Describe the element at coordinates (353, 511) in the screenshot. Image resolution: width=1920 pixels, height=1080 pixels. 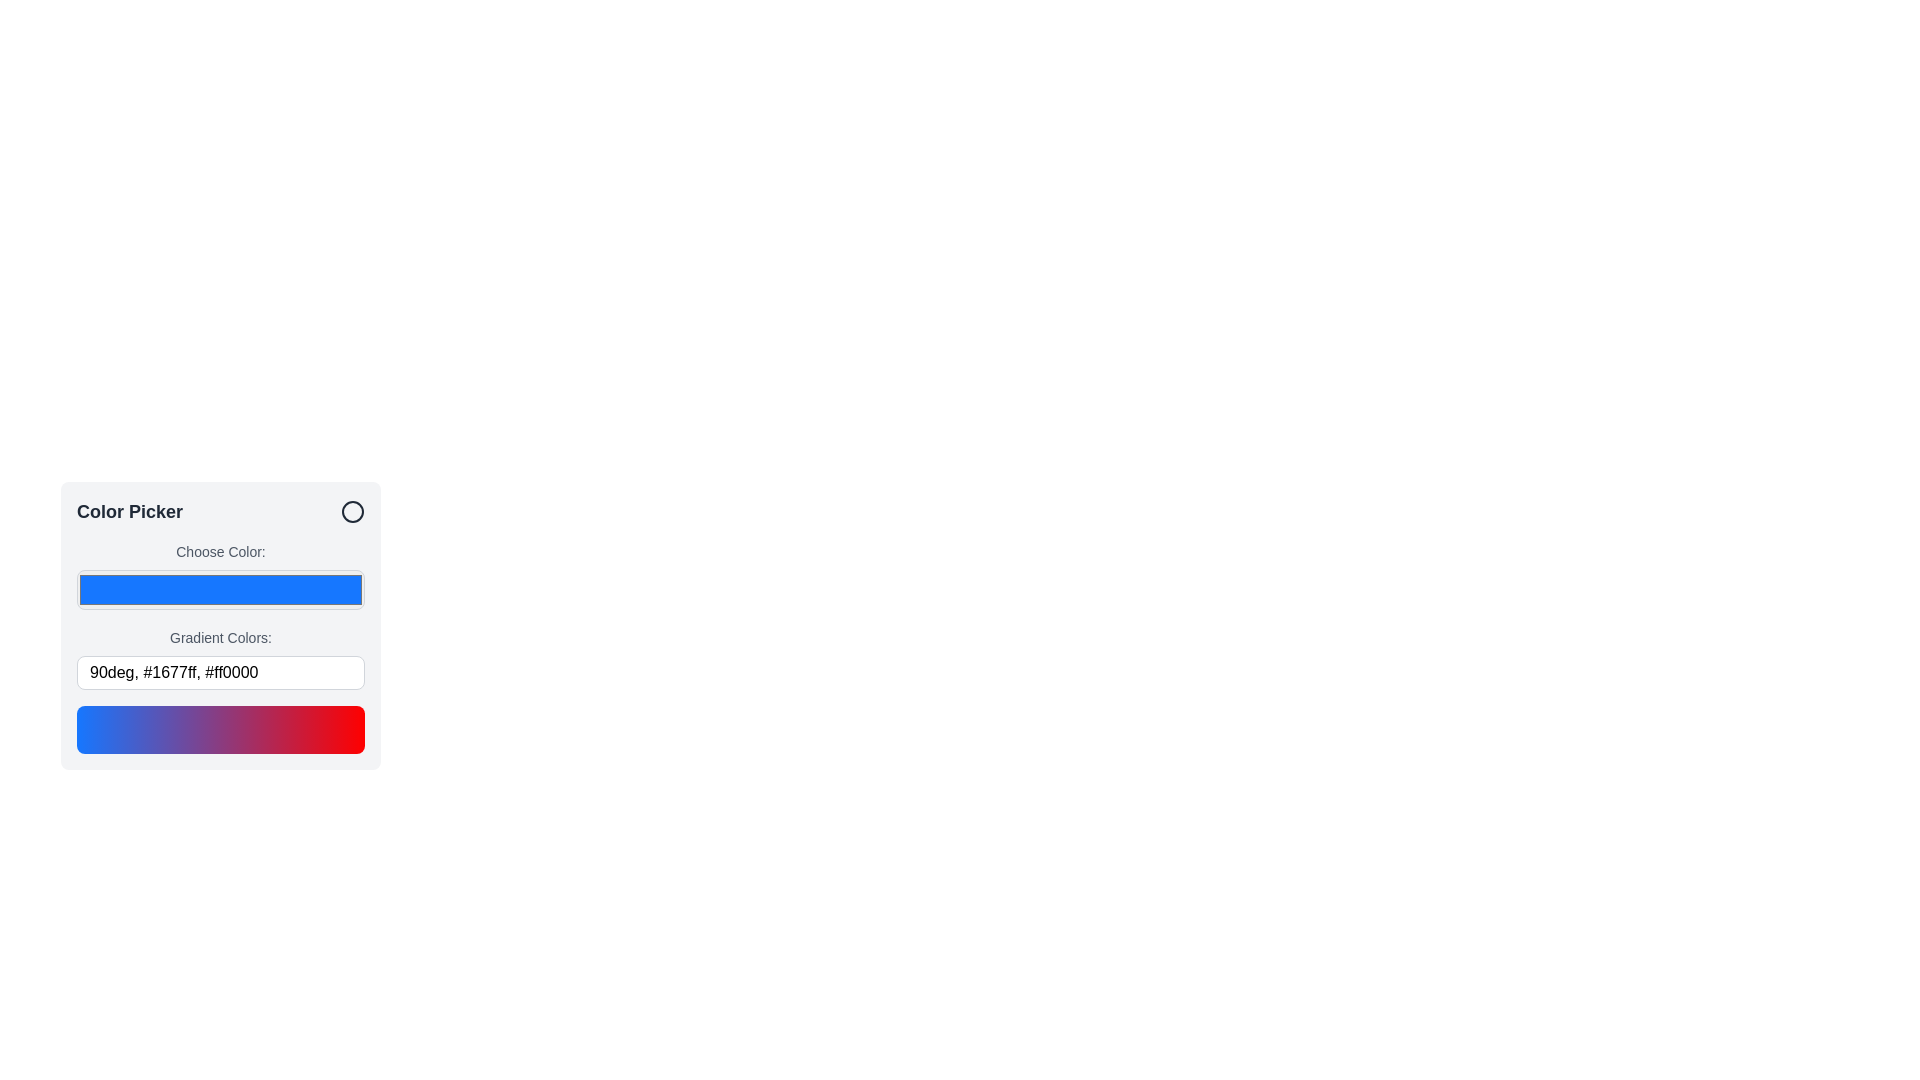
I see `the circular dark gray icon with a hollow center located in the top-right corner of the 'Color Picker' section's header, adjacent to the label 'Color Picker'` at that location.